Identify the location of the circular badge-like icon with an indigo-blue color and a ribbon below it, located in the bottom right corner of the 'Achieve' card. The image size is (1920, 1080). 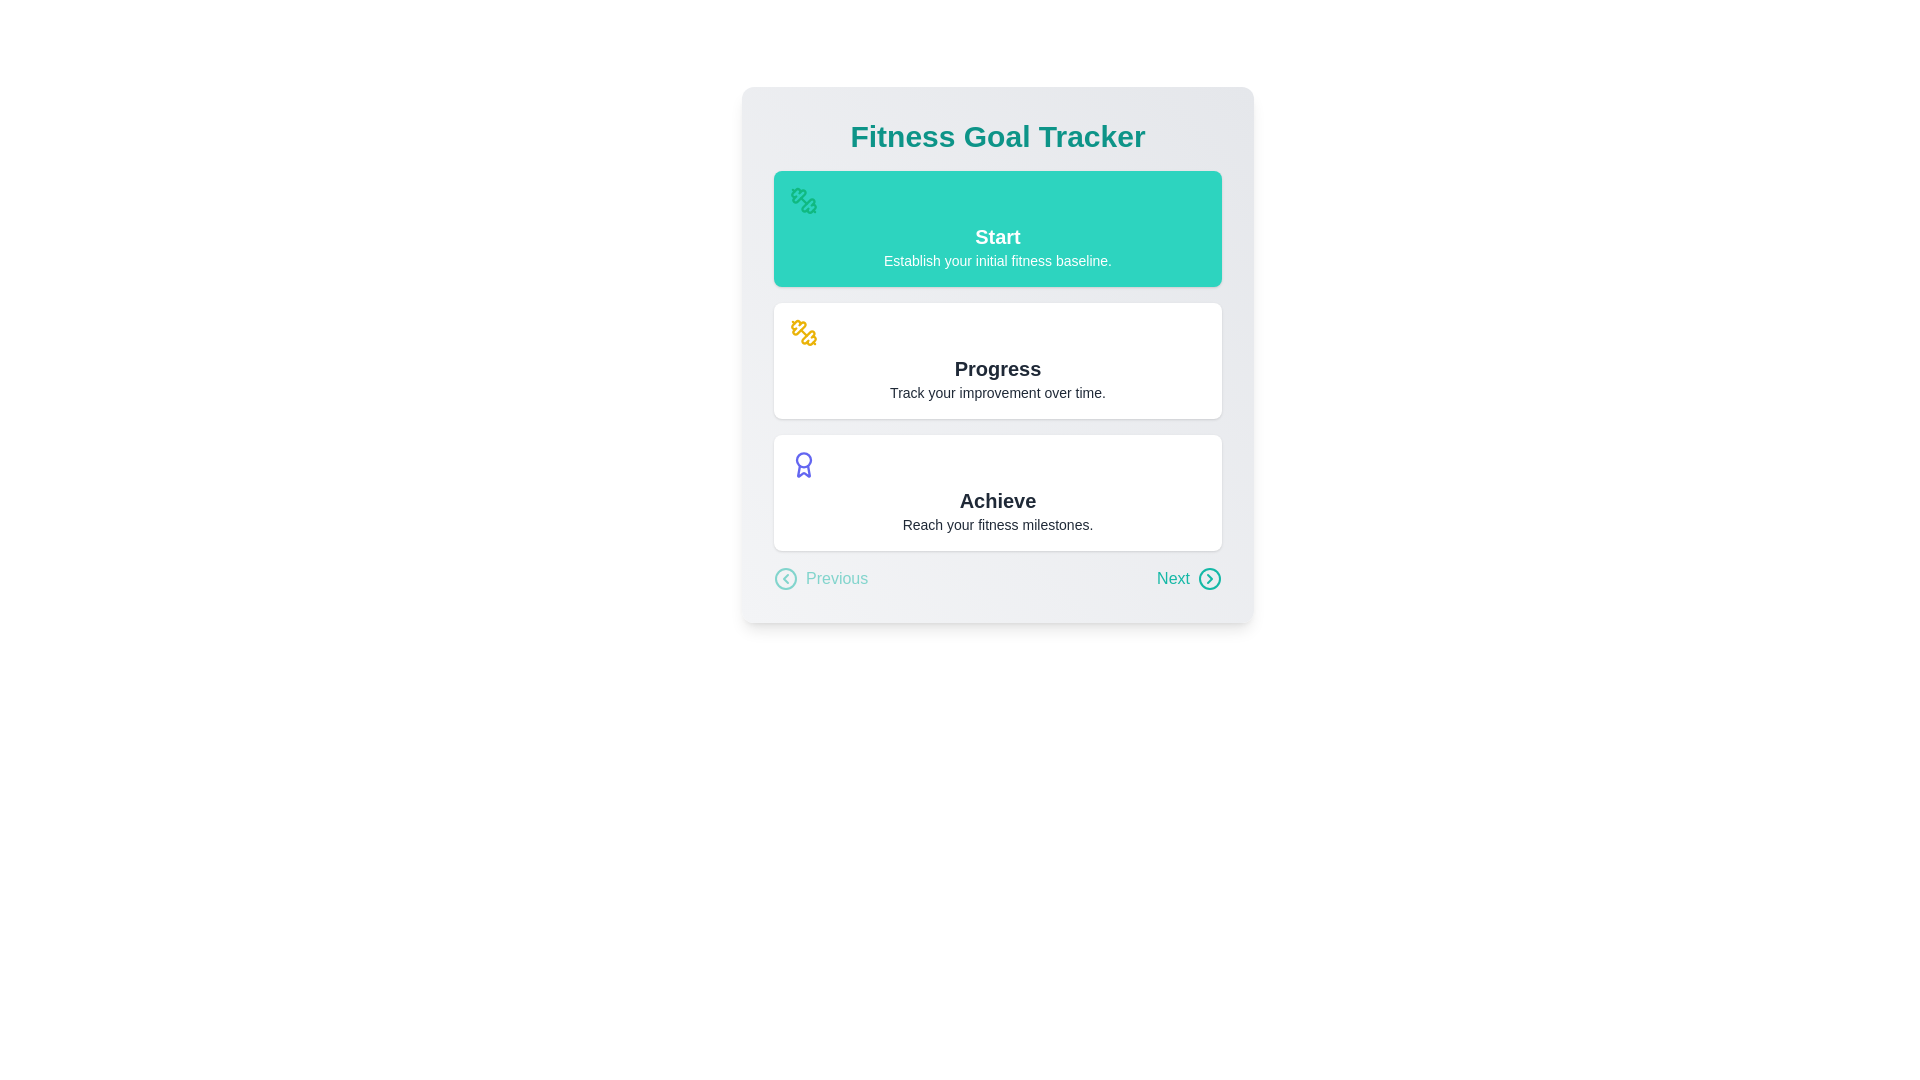
(804, 465).